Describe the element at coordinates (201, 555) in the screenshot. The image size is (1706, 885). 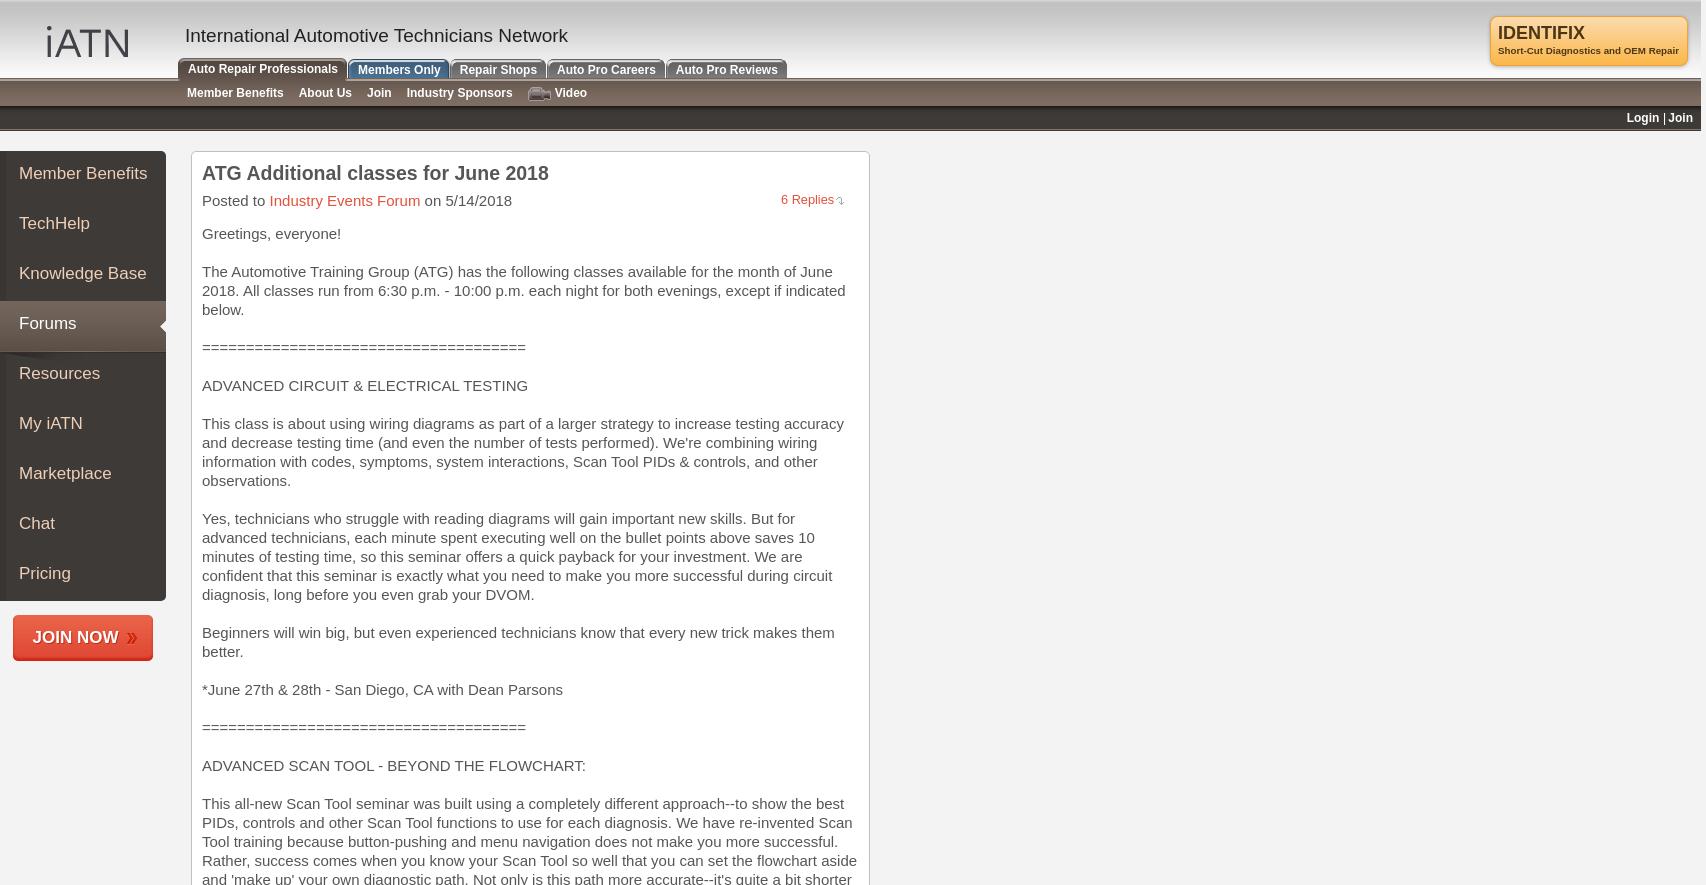
I see `'Yes, technicians who struggle with reading diagrams will
gain important new skills. But for advanced technicians,
each minute spent executing well on the bullet points above
saves 10 minutes of testing time, so this seminar offers a
quick payback for your investment. We are confident that
this seminar is exactly what you need to make you more
successful during circuit diagnosis, long before you even
grab your DVOM.'` at that location.